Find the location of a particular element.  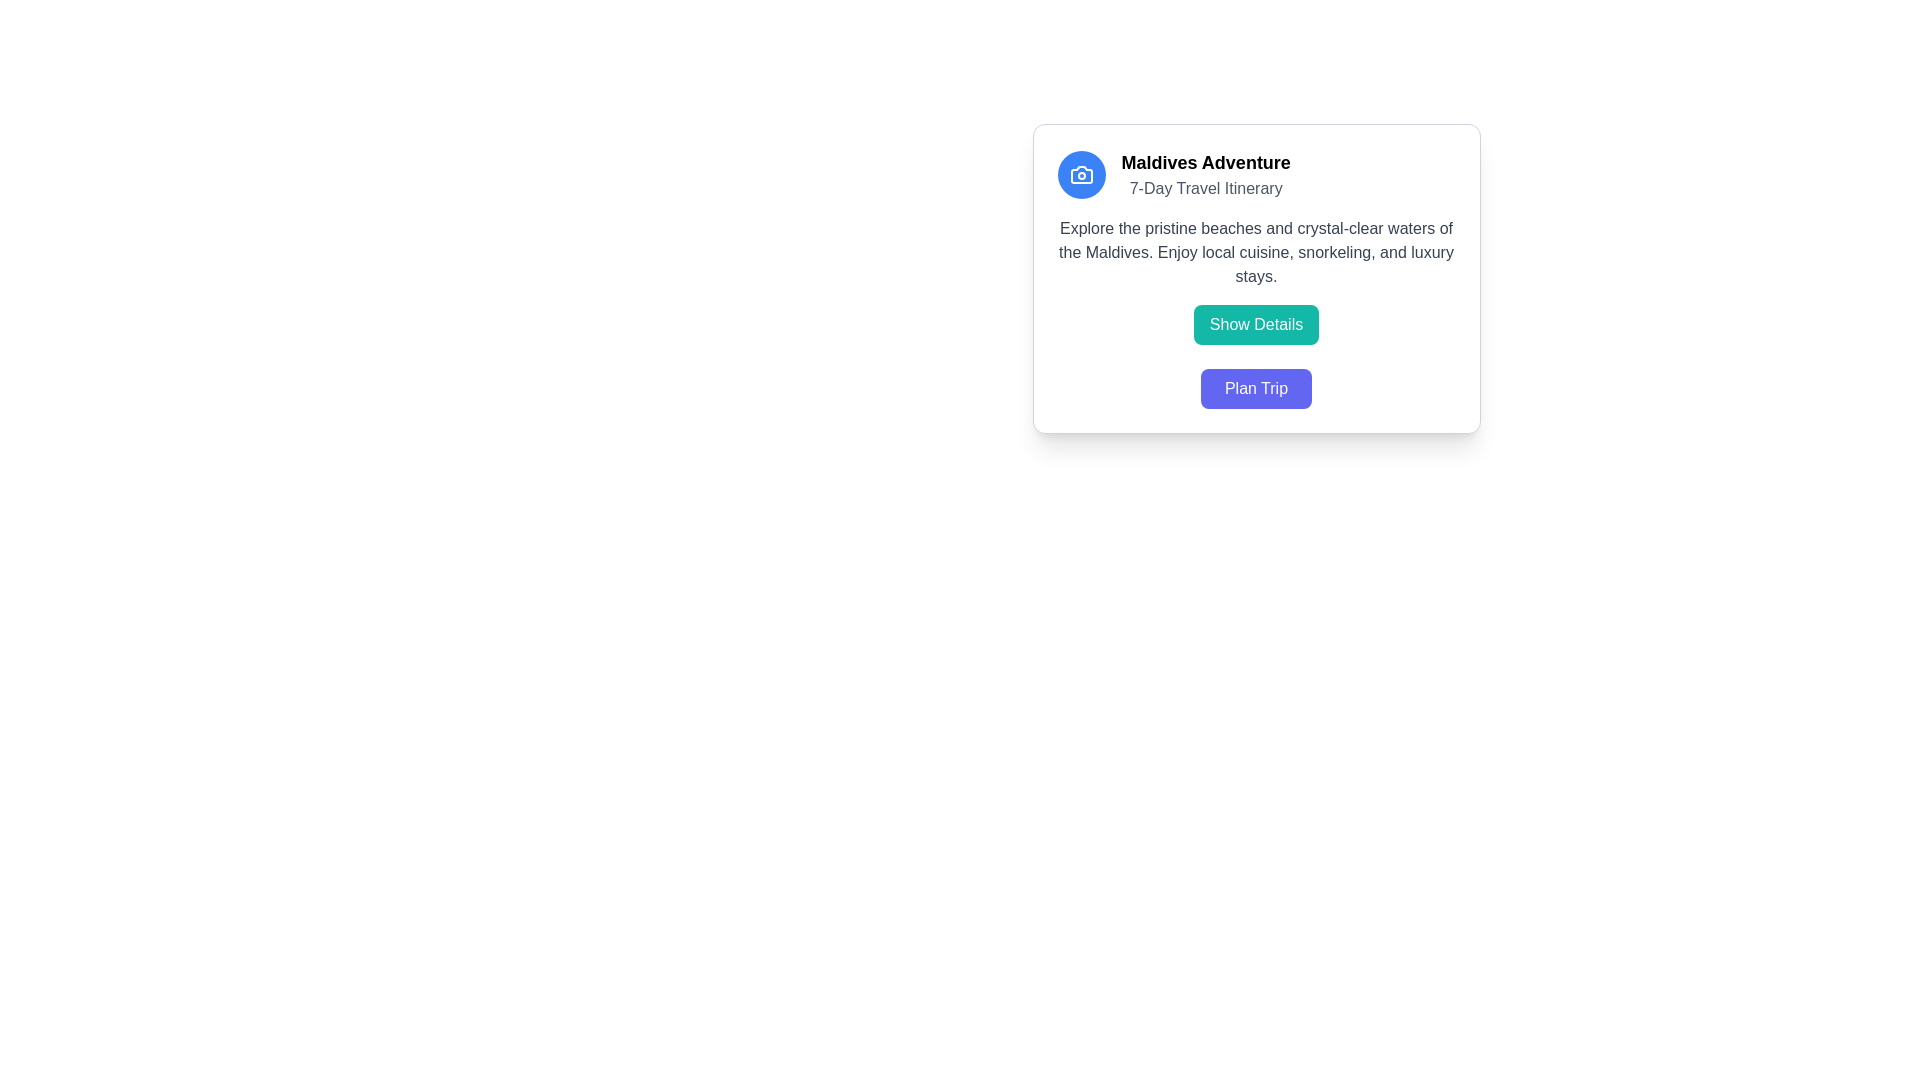

Header or Title text 'Maldives Adventure 7-Day Travel Itinerary' located at the top center of the content card, which serves as the main descriptor of the card's topic is located at coordinates (1205, 161).